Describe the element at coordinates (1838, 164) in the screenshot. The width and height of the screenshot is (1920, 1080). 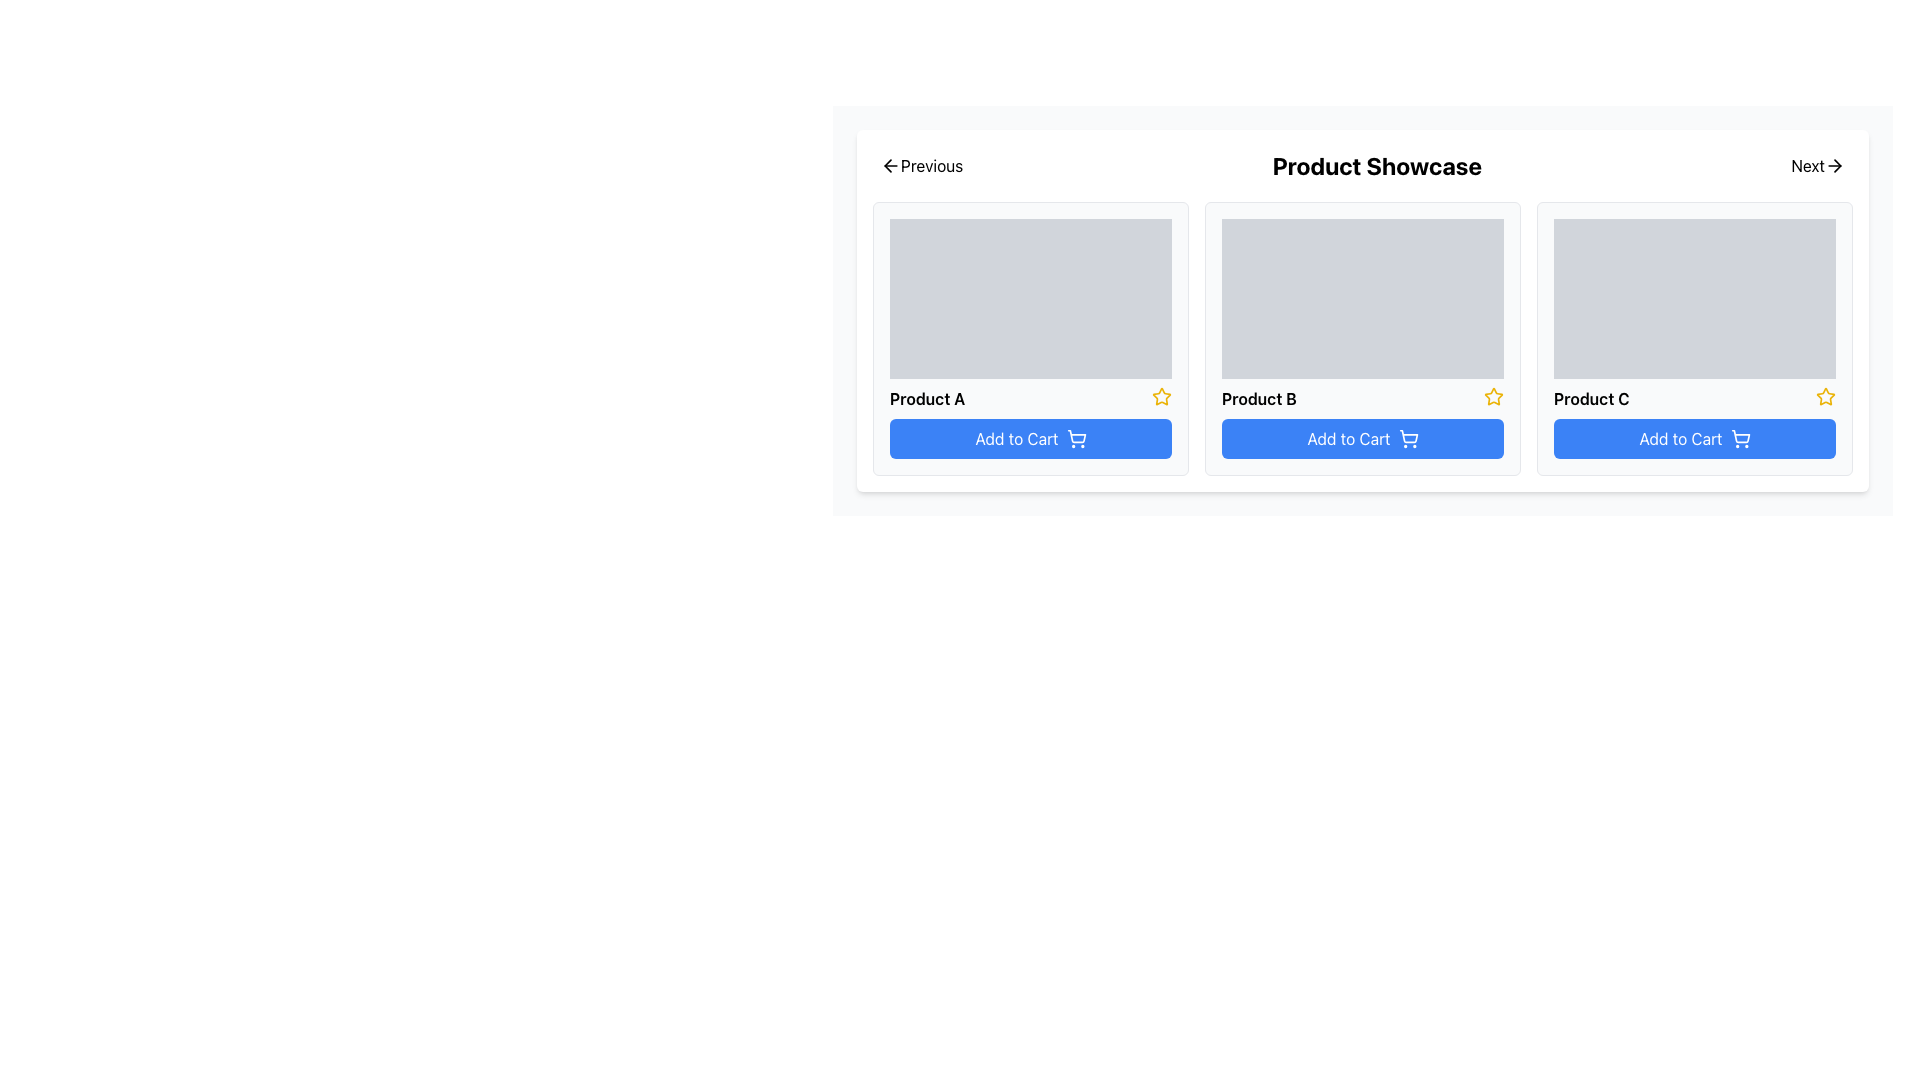
I see `the right-pointing arrowhead icon located in the 'Next' section at the top-right corner of the interface` at that location.